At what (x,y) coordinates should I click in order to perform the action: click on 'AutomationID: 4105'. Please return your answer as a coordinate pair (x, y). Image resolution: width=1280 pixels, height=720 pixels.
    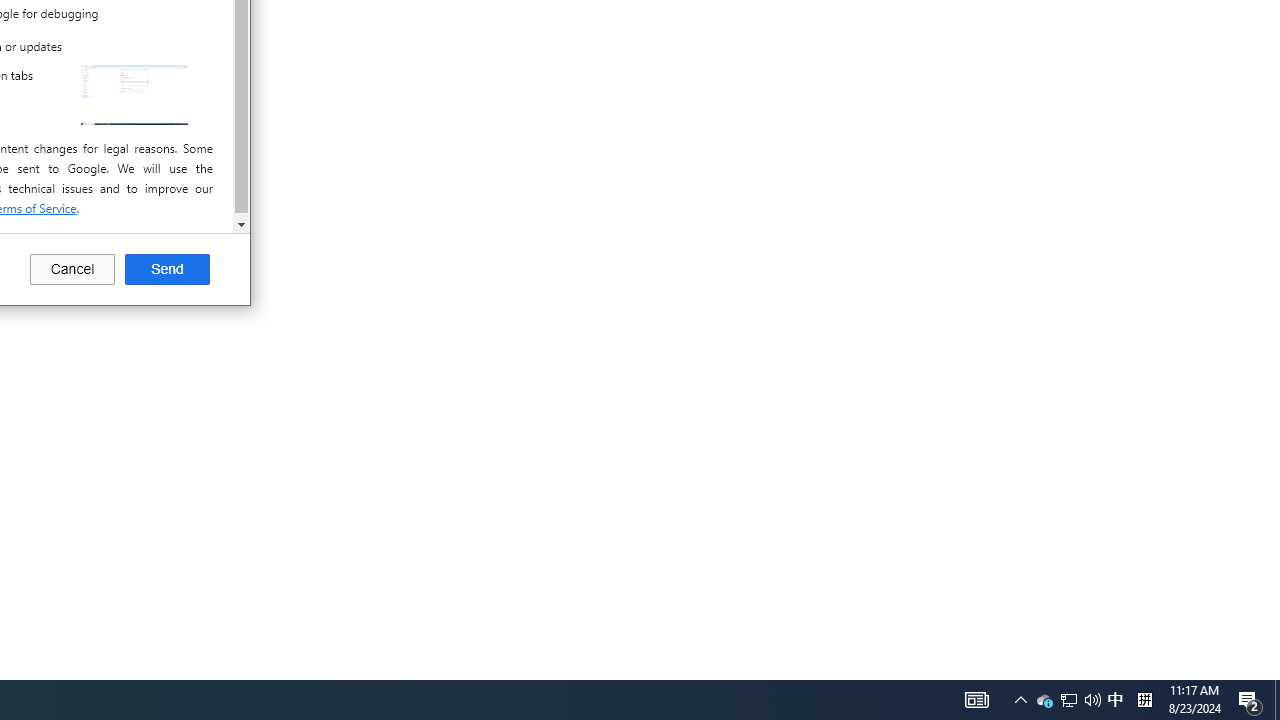
    Looking at the image, I should click on (1020, 698).